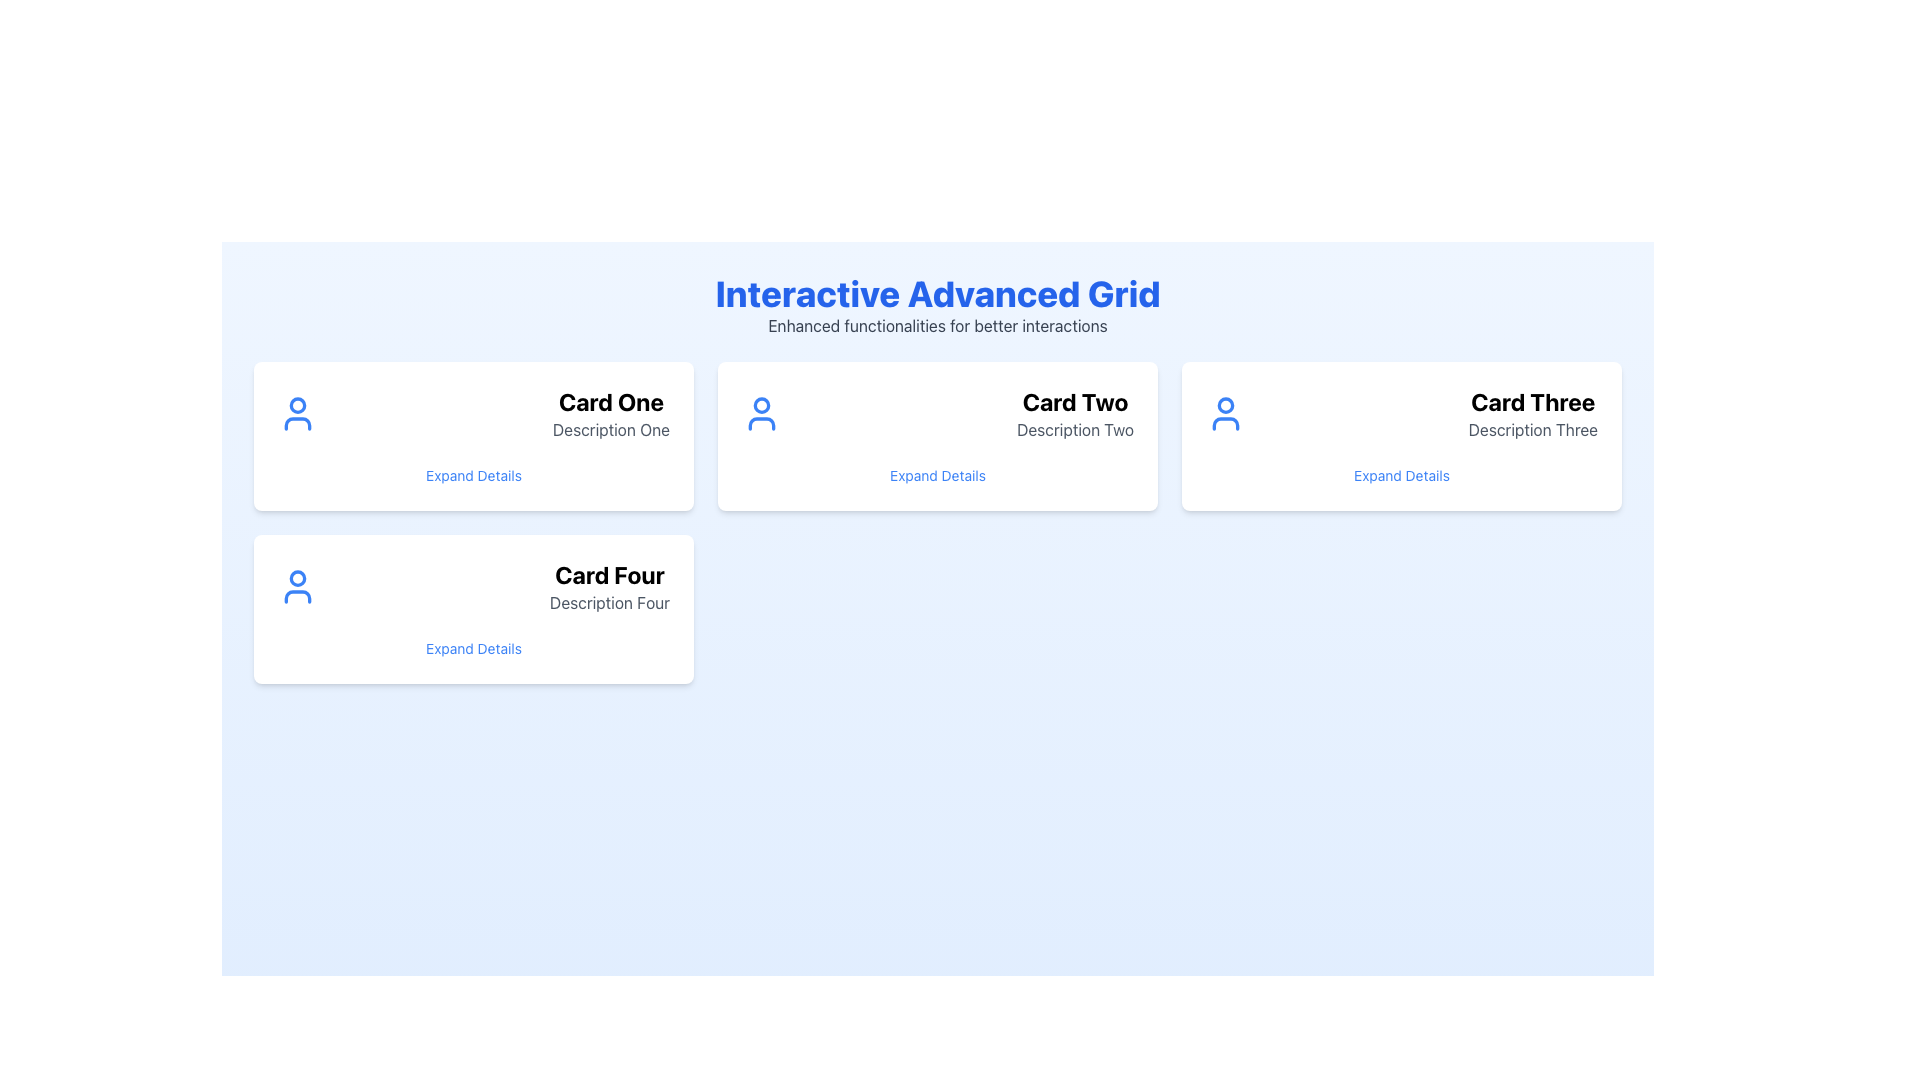  What do you see at coordinates (296, 412) in the screenshot?
I see `the user avatar SVG icon located in the top-left corner of 'Card One' for interaction` at bounding box center [296, 412].